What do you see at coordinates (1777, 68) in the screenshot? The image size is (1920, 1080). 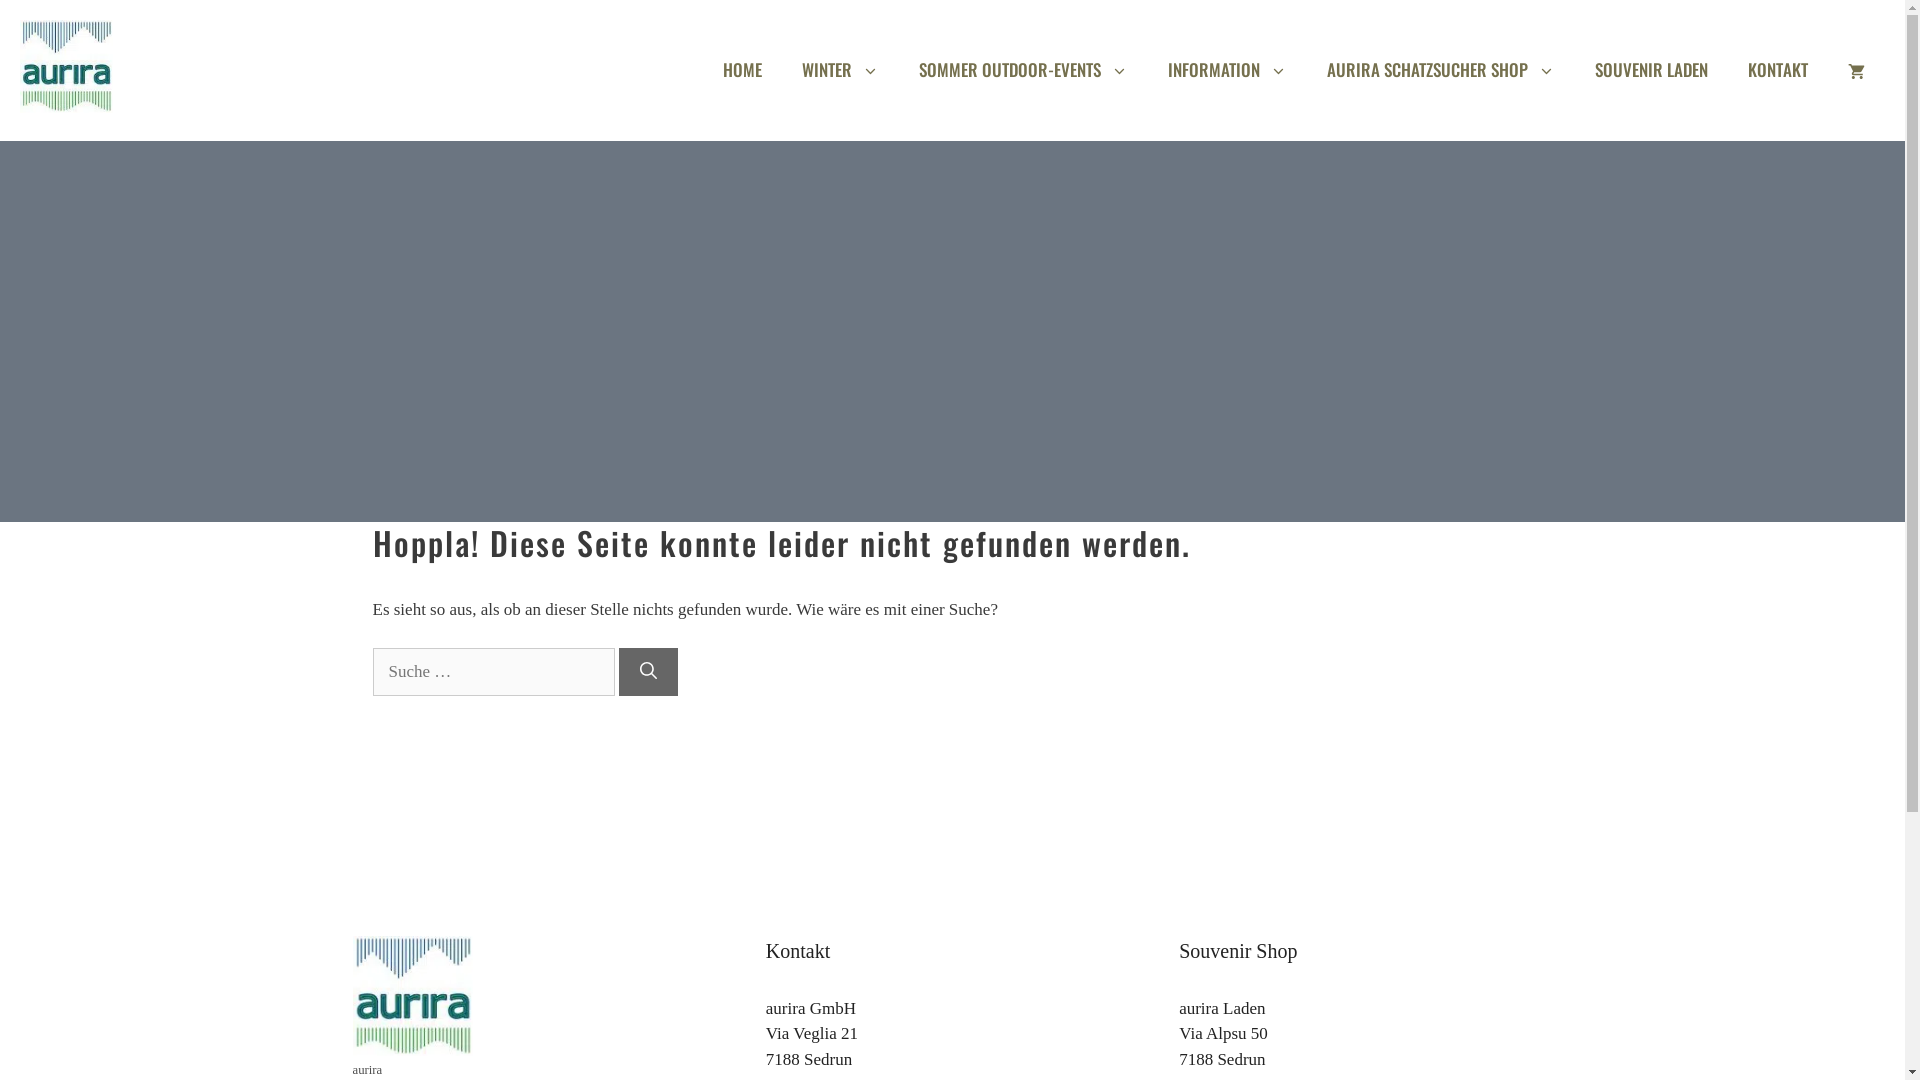 I see `'KONTAKT'` at bounding box center [1777, 68].